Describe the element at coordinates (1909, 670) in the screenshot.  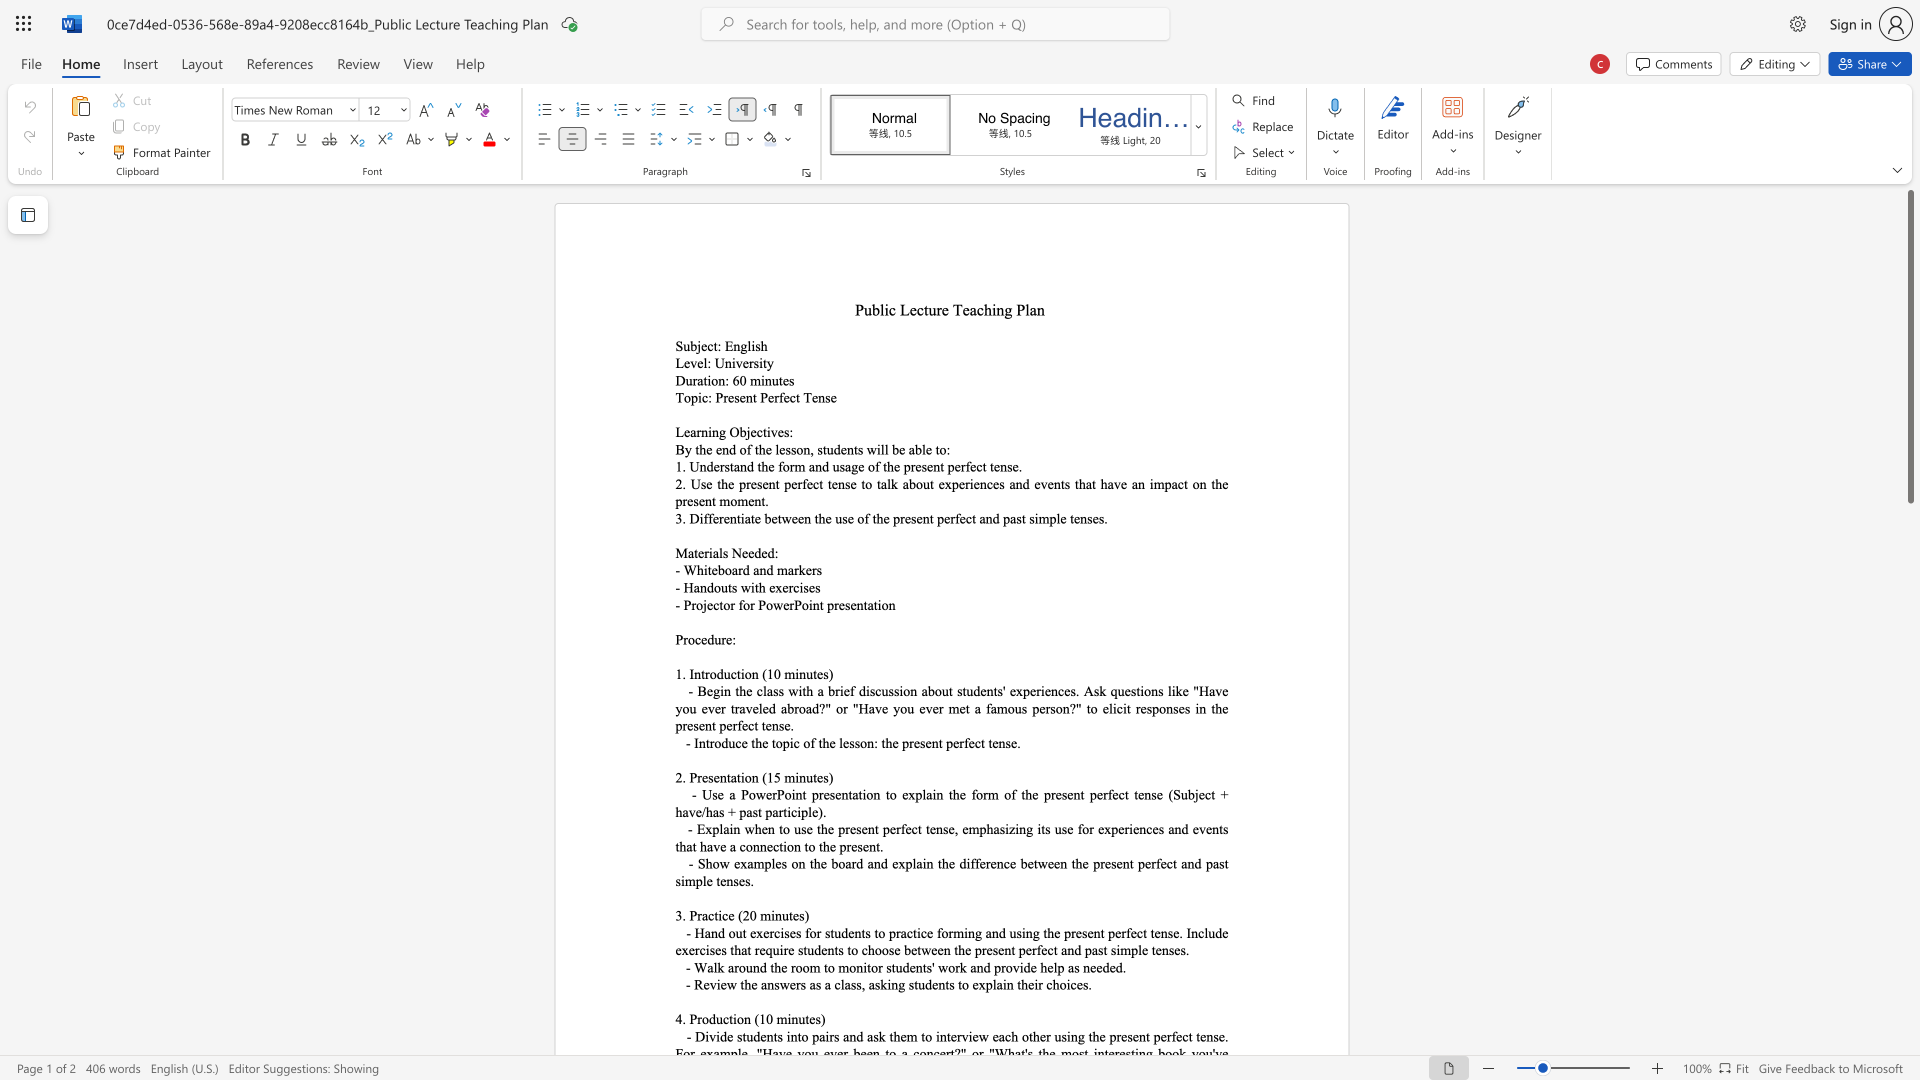
I see `the scrollbar to move the page downward` at that location.